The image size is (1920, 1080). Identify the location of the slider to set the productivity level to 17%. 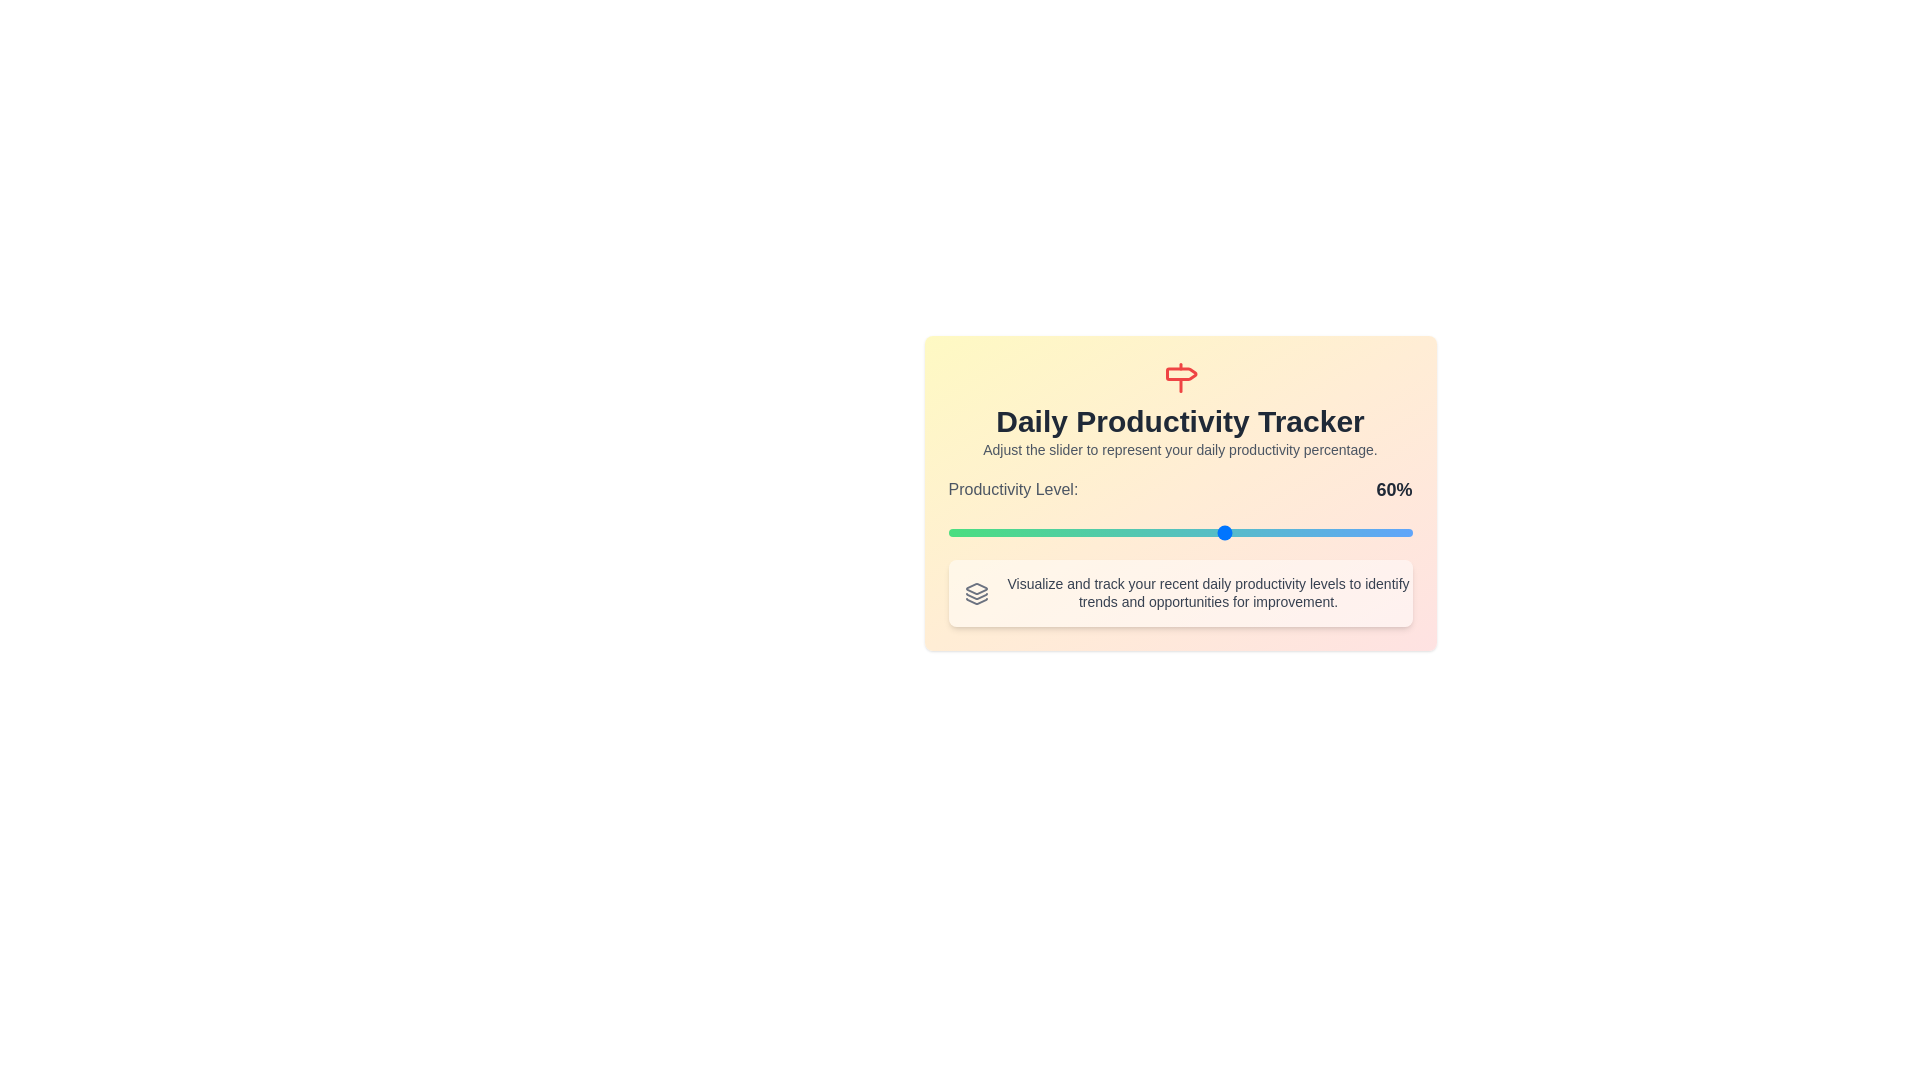
(1027, 531).